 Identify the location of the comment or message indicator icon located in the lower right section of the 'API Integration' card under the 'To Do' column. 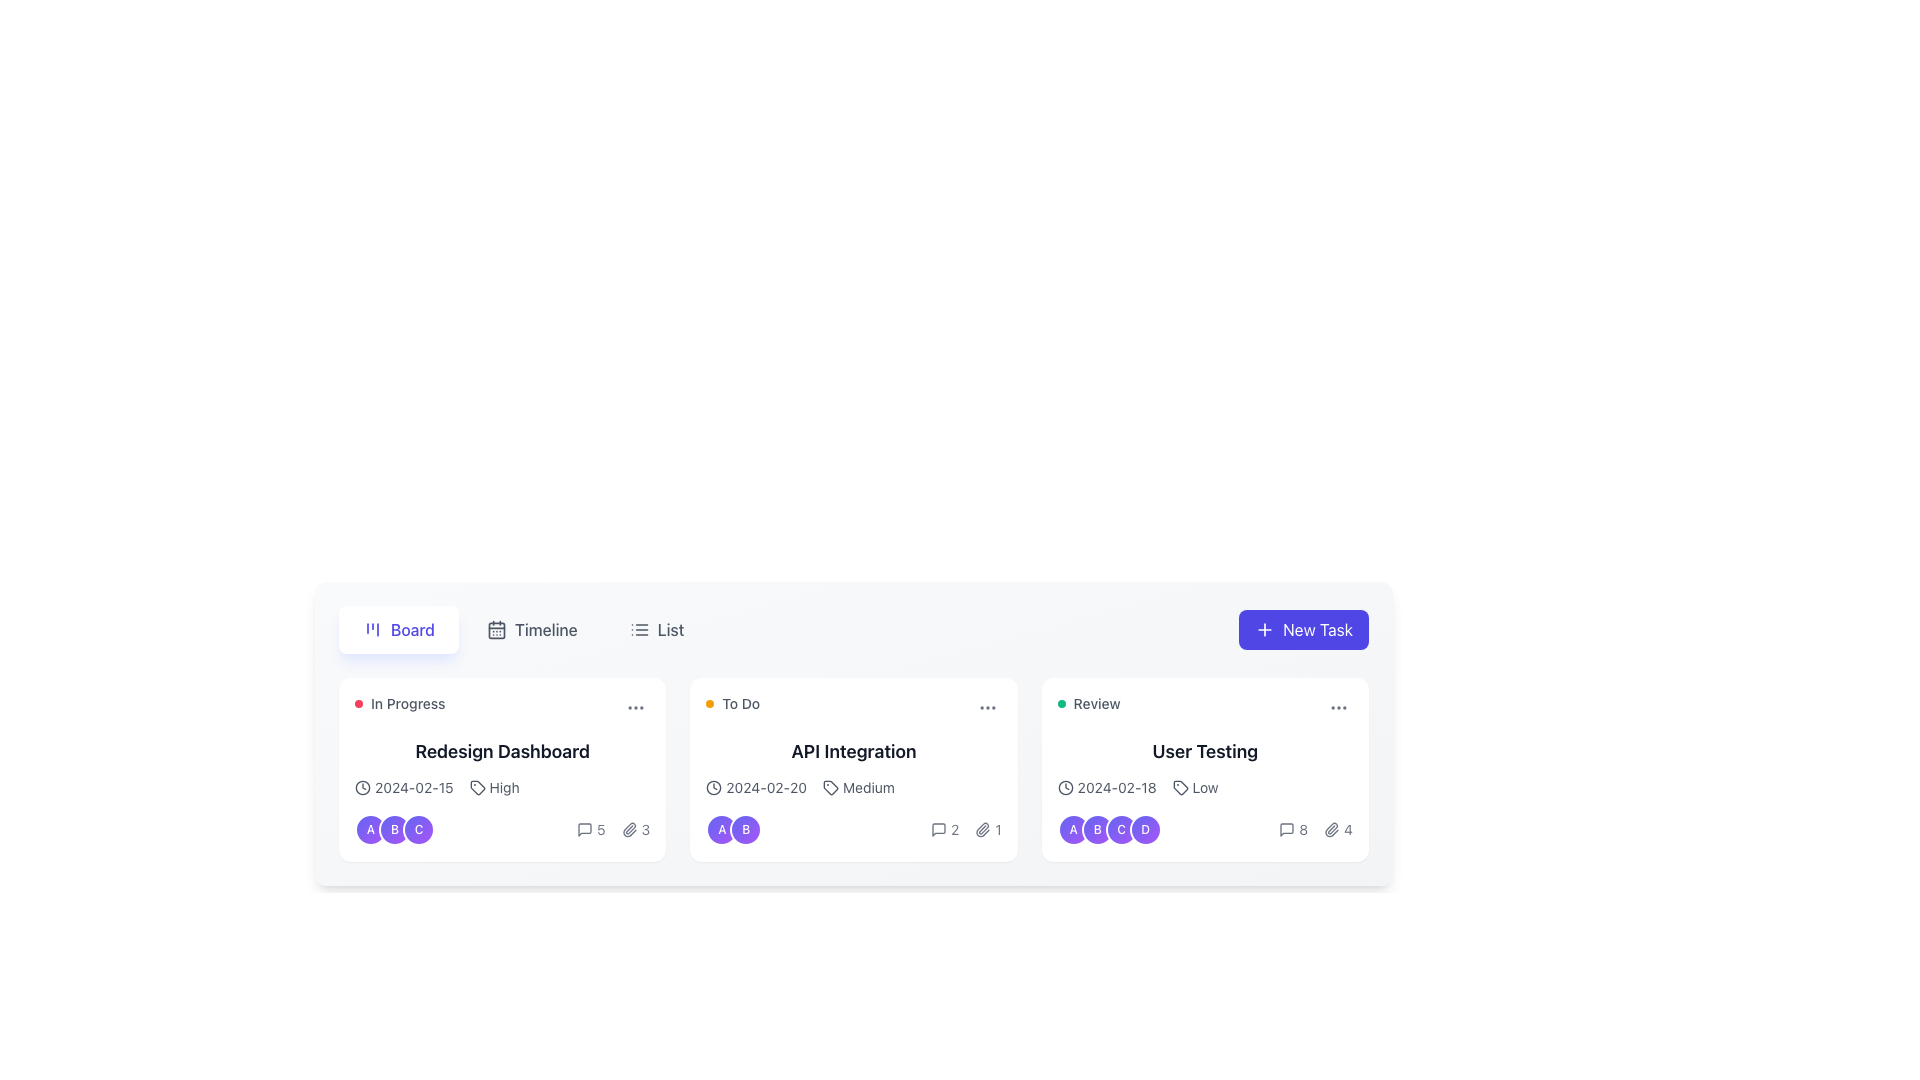
(938, 829).